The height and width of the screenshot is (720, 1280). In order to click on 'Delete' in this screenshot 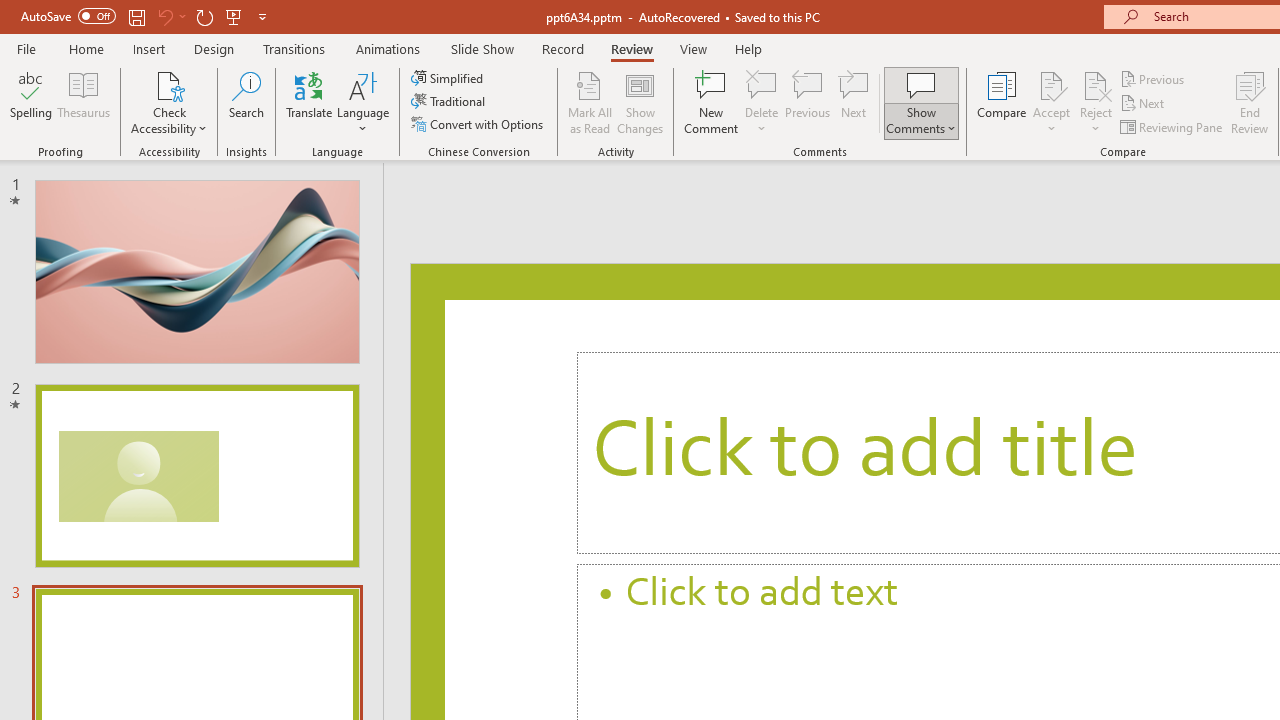, I will do `click(761, 103)`.